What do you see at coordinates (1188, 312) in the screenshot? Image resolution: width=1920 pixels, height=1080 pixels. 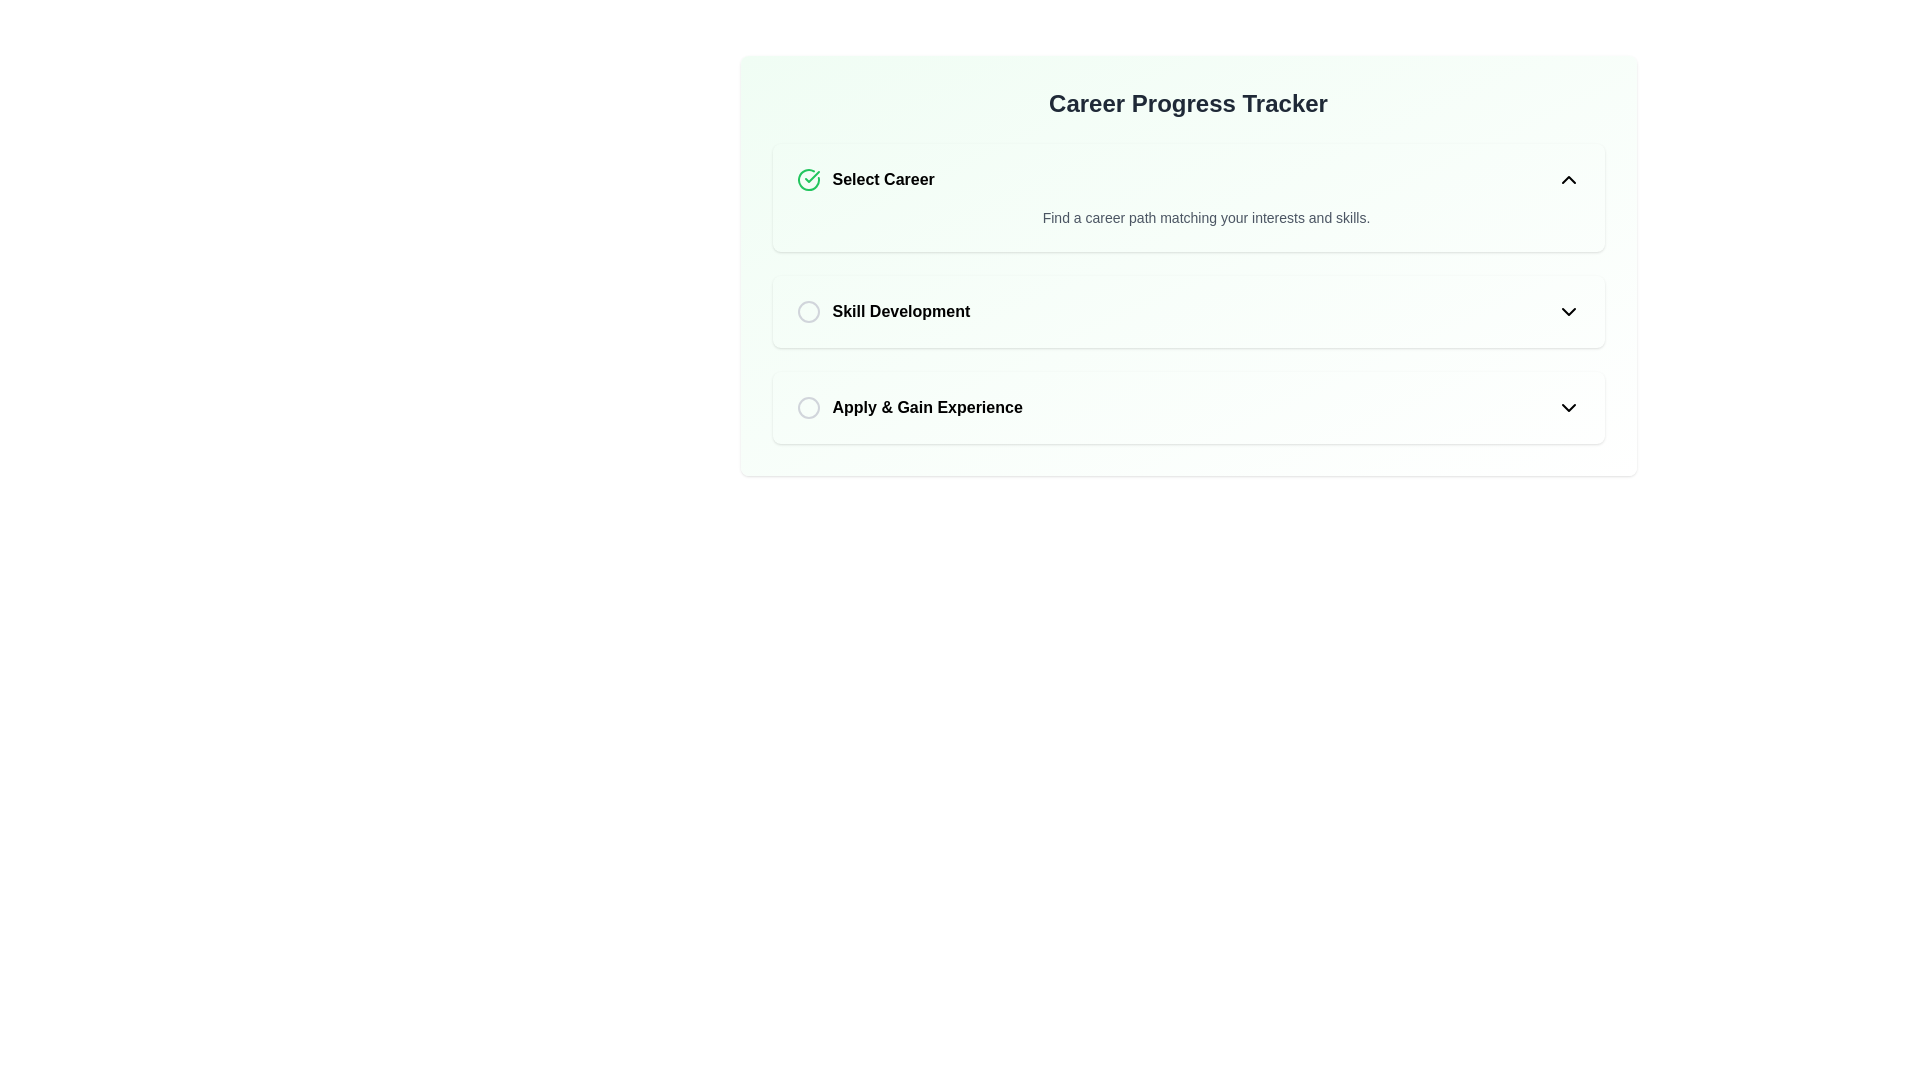 I see `the radio button of the 'Skill Development' item in the Career Progress Tracker list, which is styled with a white background and rounded corners` at bounding box center [1188, 312].